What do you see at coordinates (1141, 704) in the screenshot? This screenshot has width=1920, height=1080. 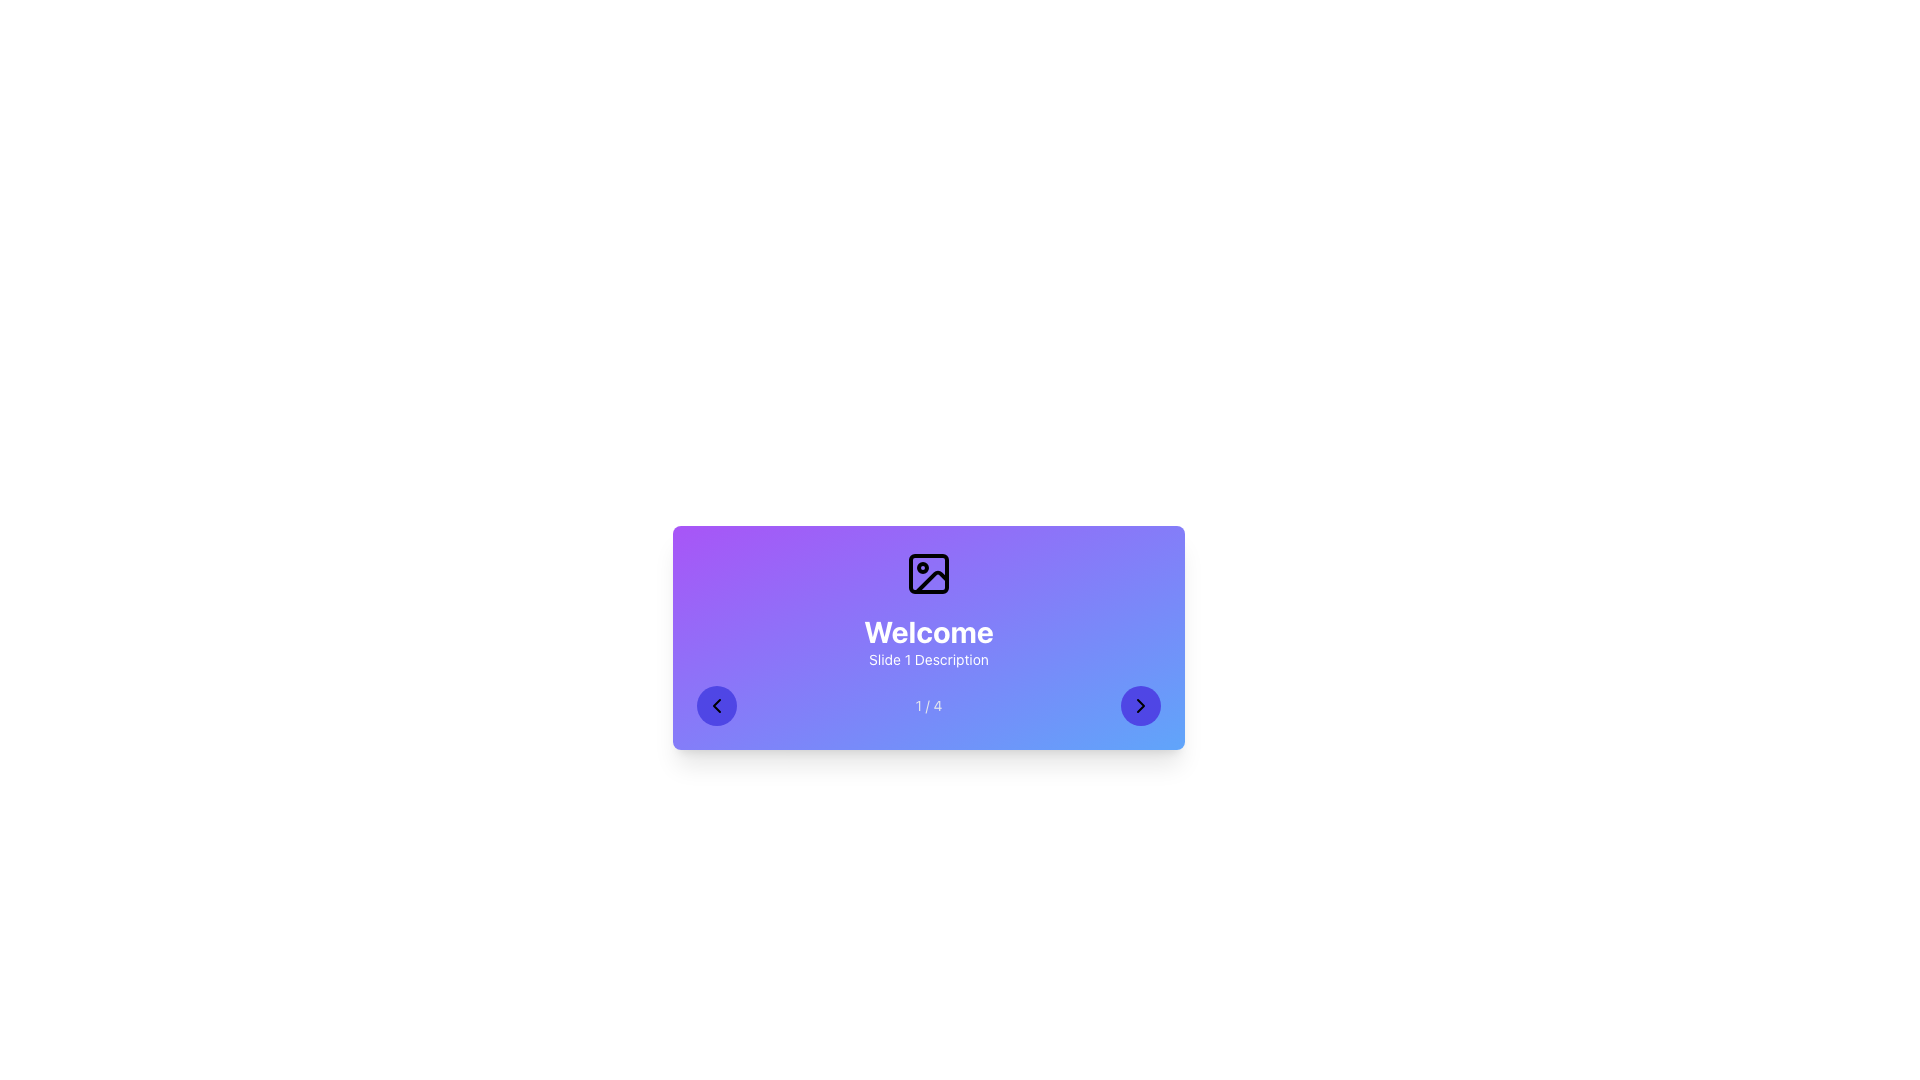 I see `the rightward chevron icon within the blue circular button located at the bottom-right corner of the card interface` at bounding box center [1141, 704].